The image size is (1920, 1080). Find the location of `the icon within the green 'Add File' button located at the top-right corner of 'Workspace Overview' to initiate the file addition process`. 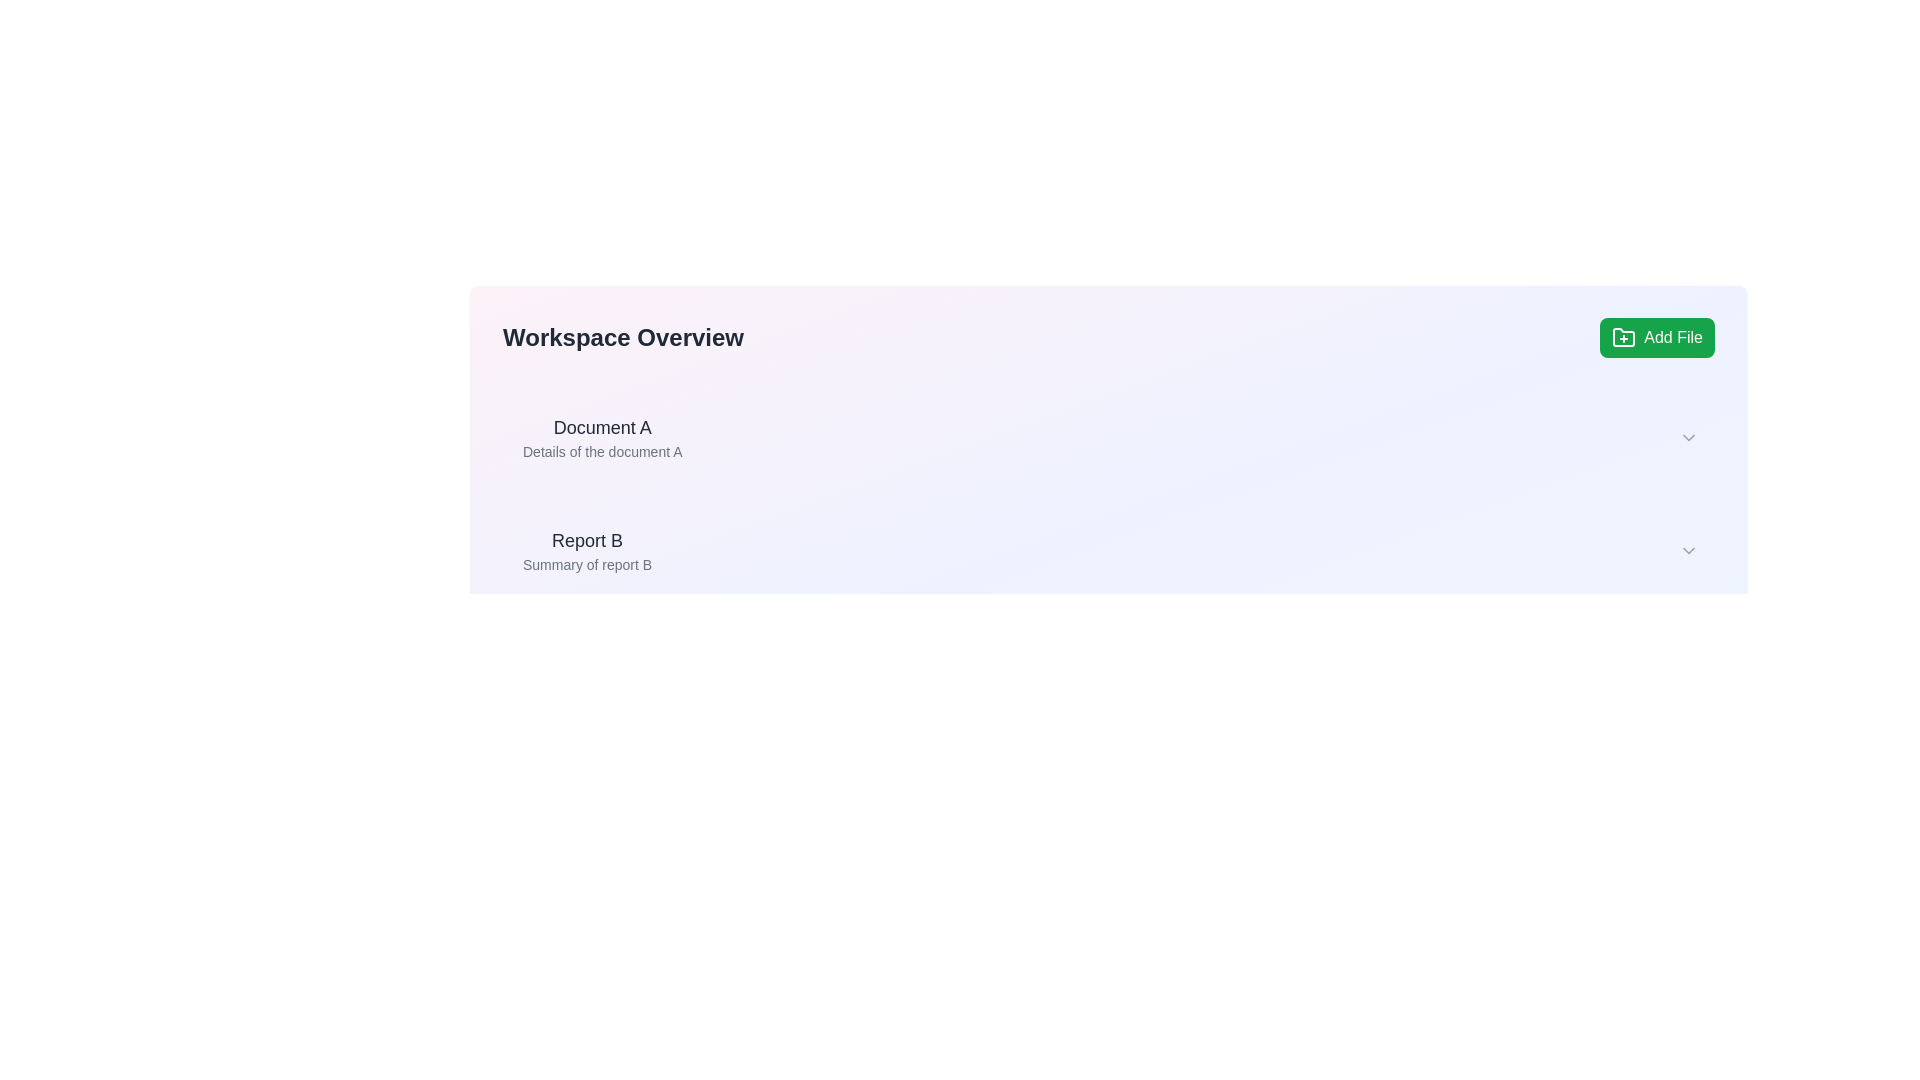

the icon within the green 'Add File' button located at the top-right corner of 'Workspace Overview' to initiate the file addition process is located at coordinates (1623, 337).